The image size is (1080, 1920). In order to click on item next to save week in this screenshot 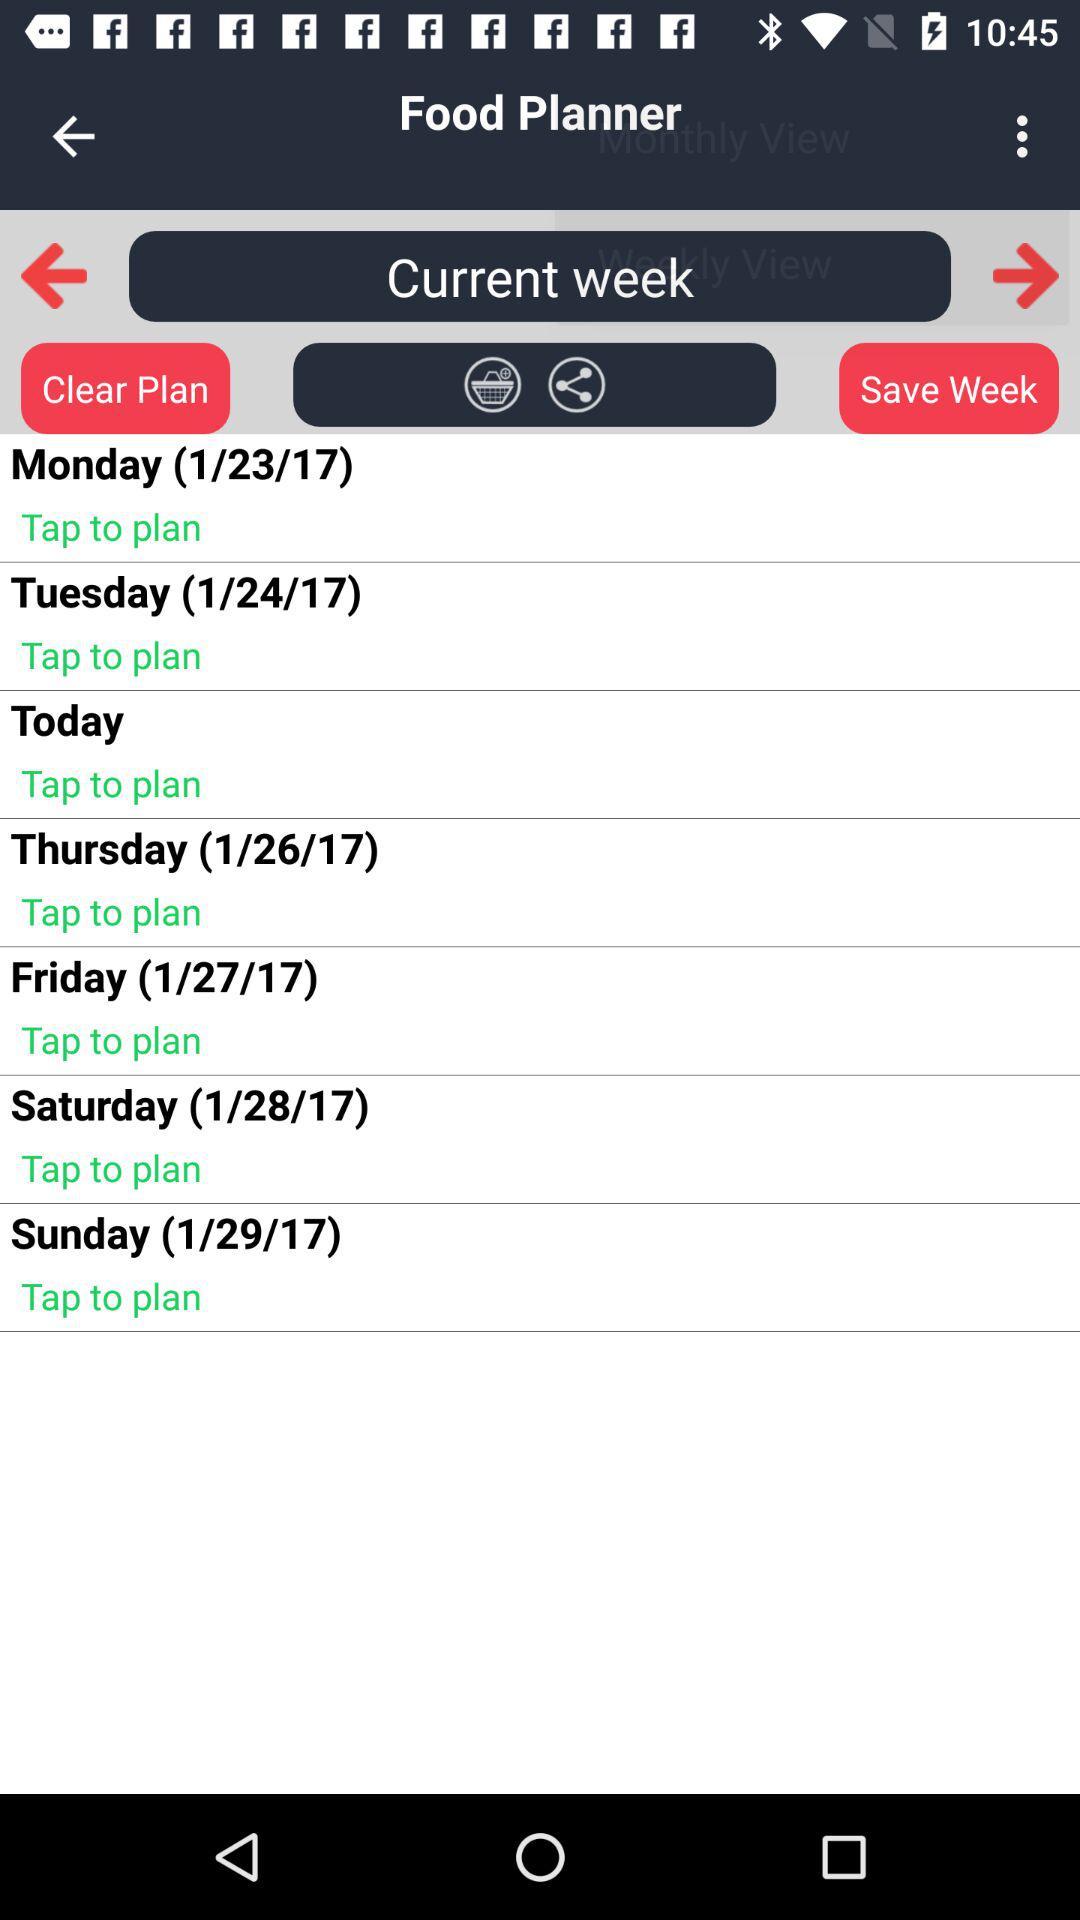, I will do `click(576, 384)`.